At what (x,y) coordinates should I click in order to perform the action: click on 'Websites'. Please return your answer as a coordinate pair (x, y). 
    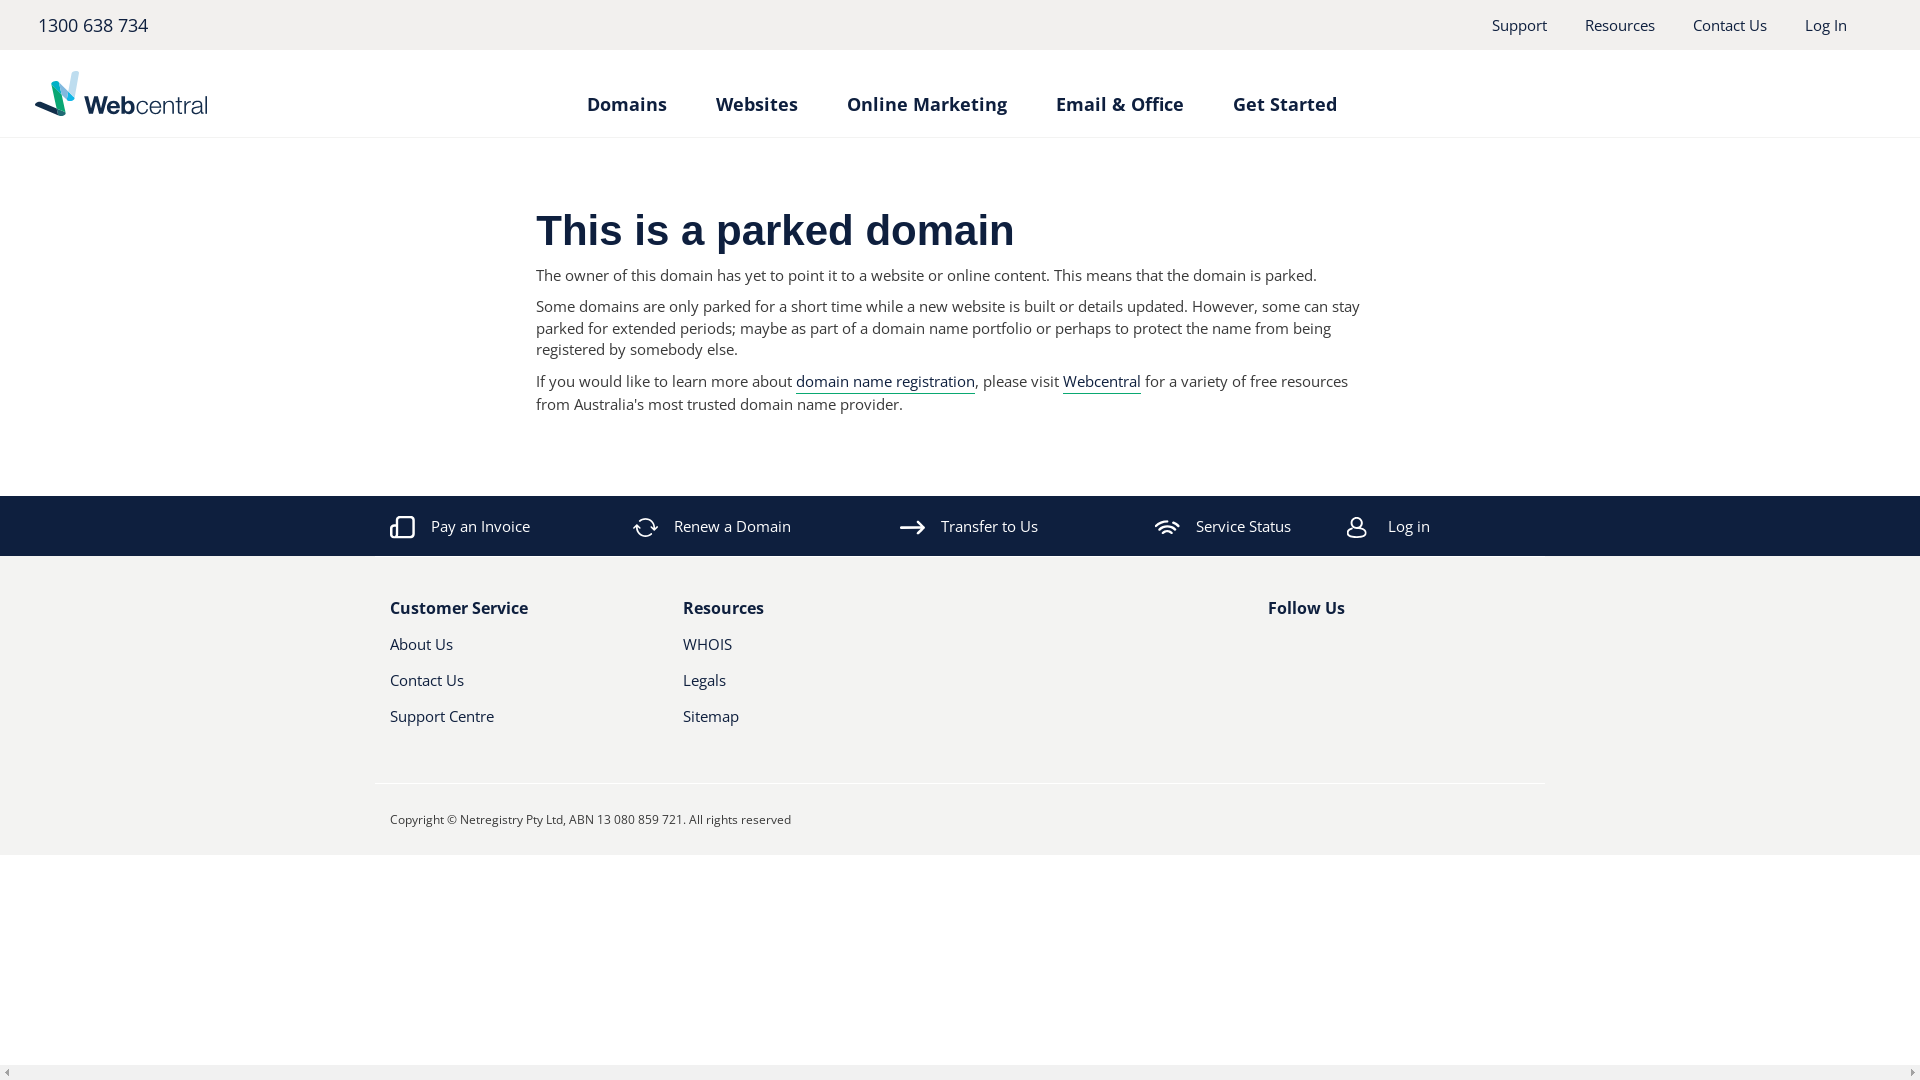
    Looking at the image, I should click on (756, 94).